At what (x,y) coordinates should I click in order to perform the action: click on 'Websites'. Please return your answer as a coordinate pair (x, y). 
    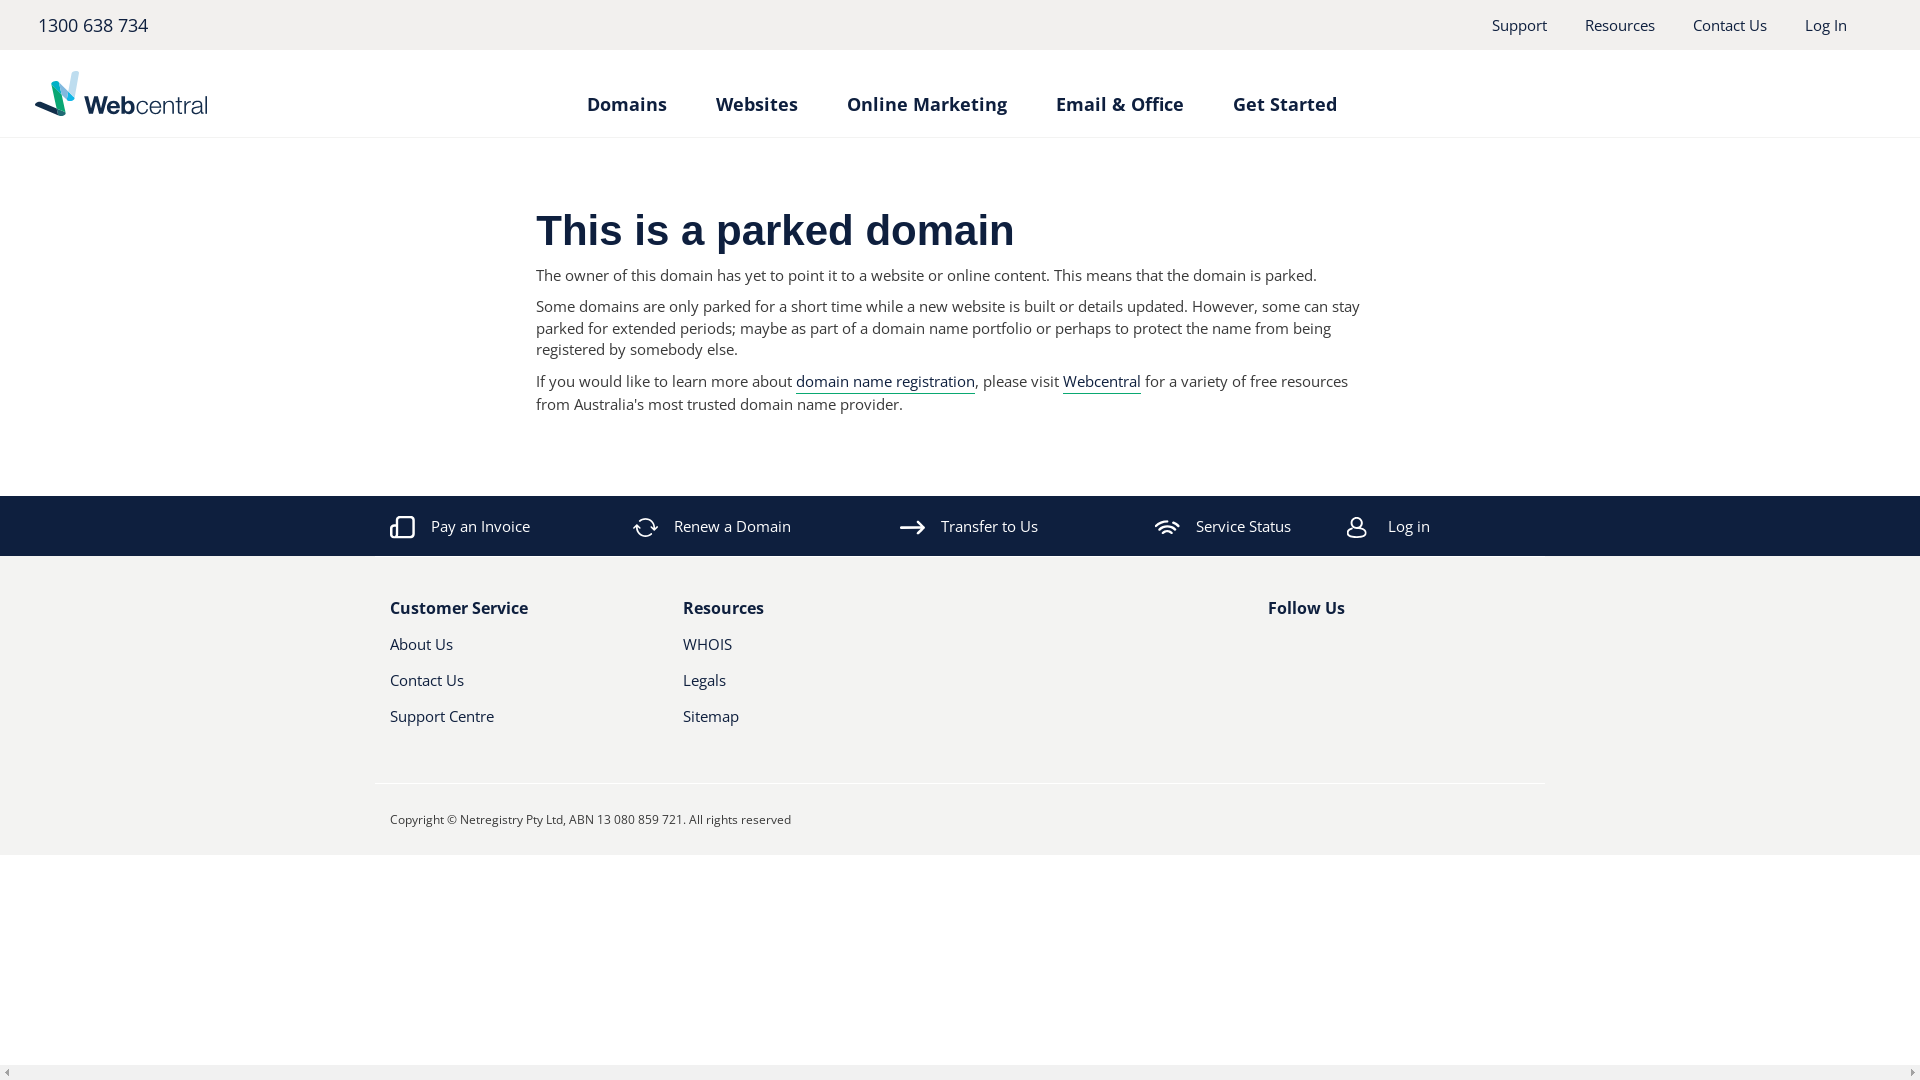
    Looking at the image, I should click on (756, 94).